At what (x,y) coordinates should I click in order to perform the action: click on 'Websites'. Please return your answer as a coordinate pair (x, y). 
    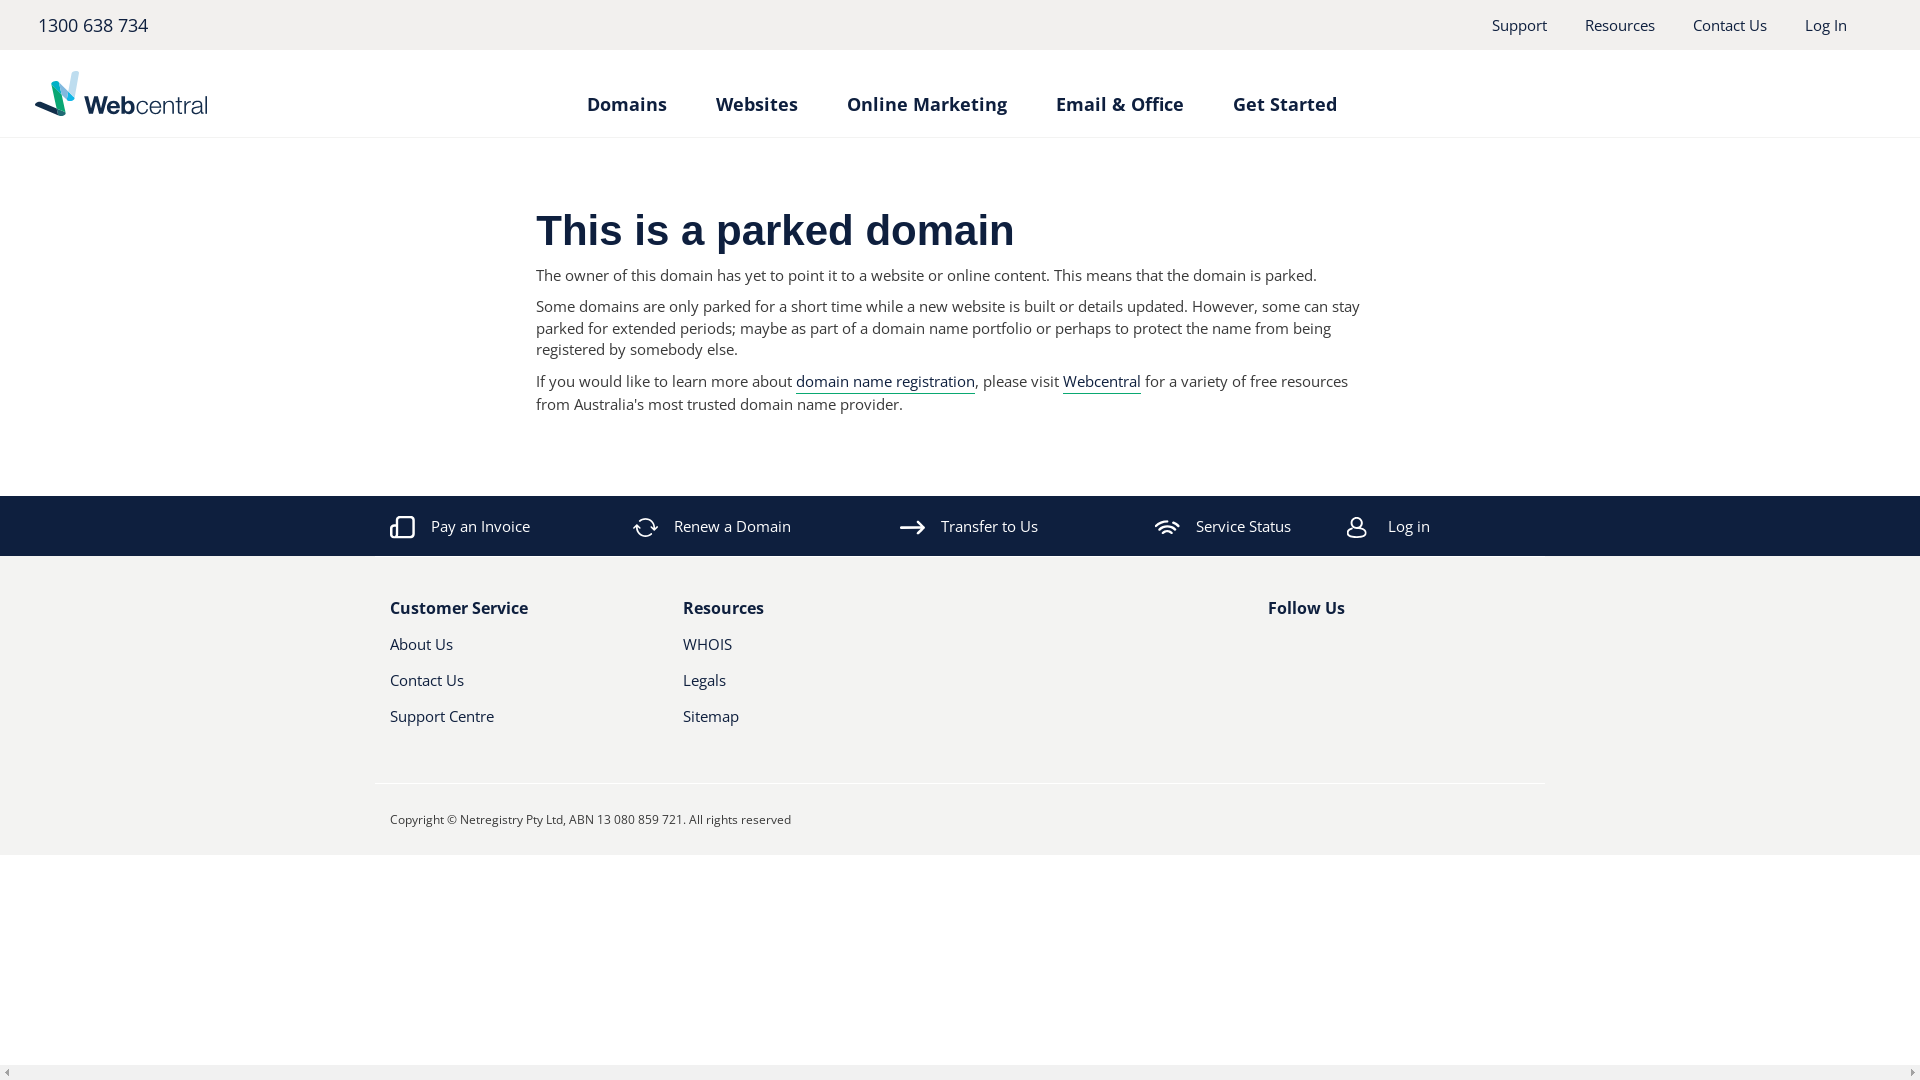
    Looking at the image, I should click on (756, 94).